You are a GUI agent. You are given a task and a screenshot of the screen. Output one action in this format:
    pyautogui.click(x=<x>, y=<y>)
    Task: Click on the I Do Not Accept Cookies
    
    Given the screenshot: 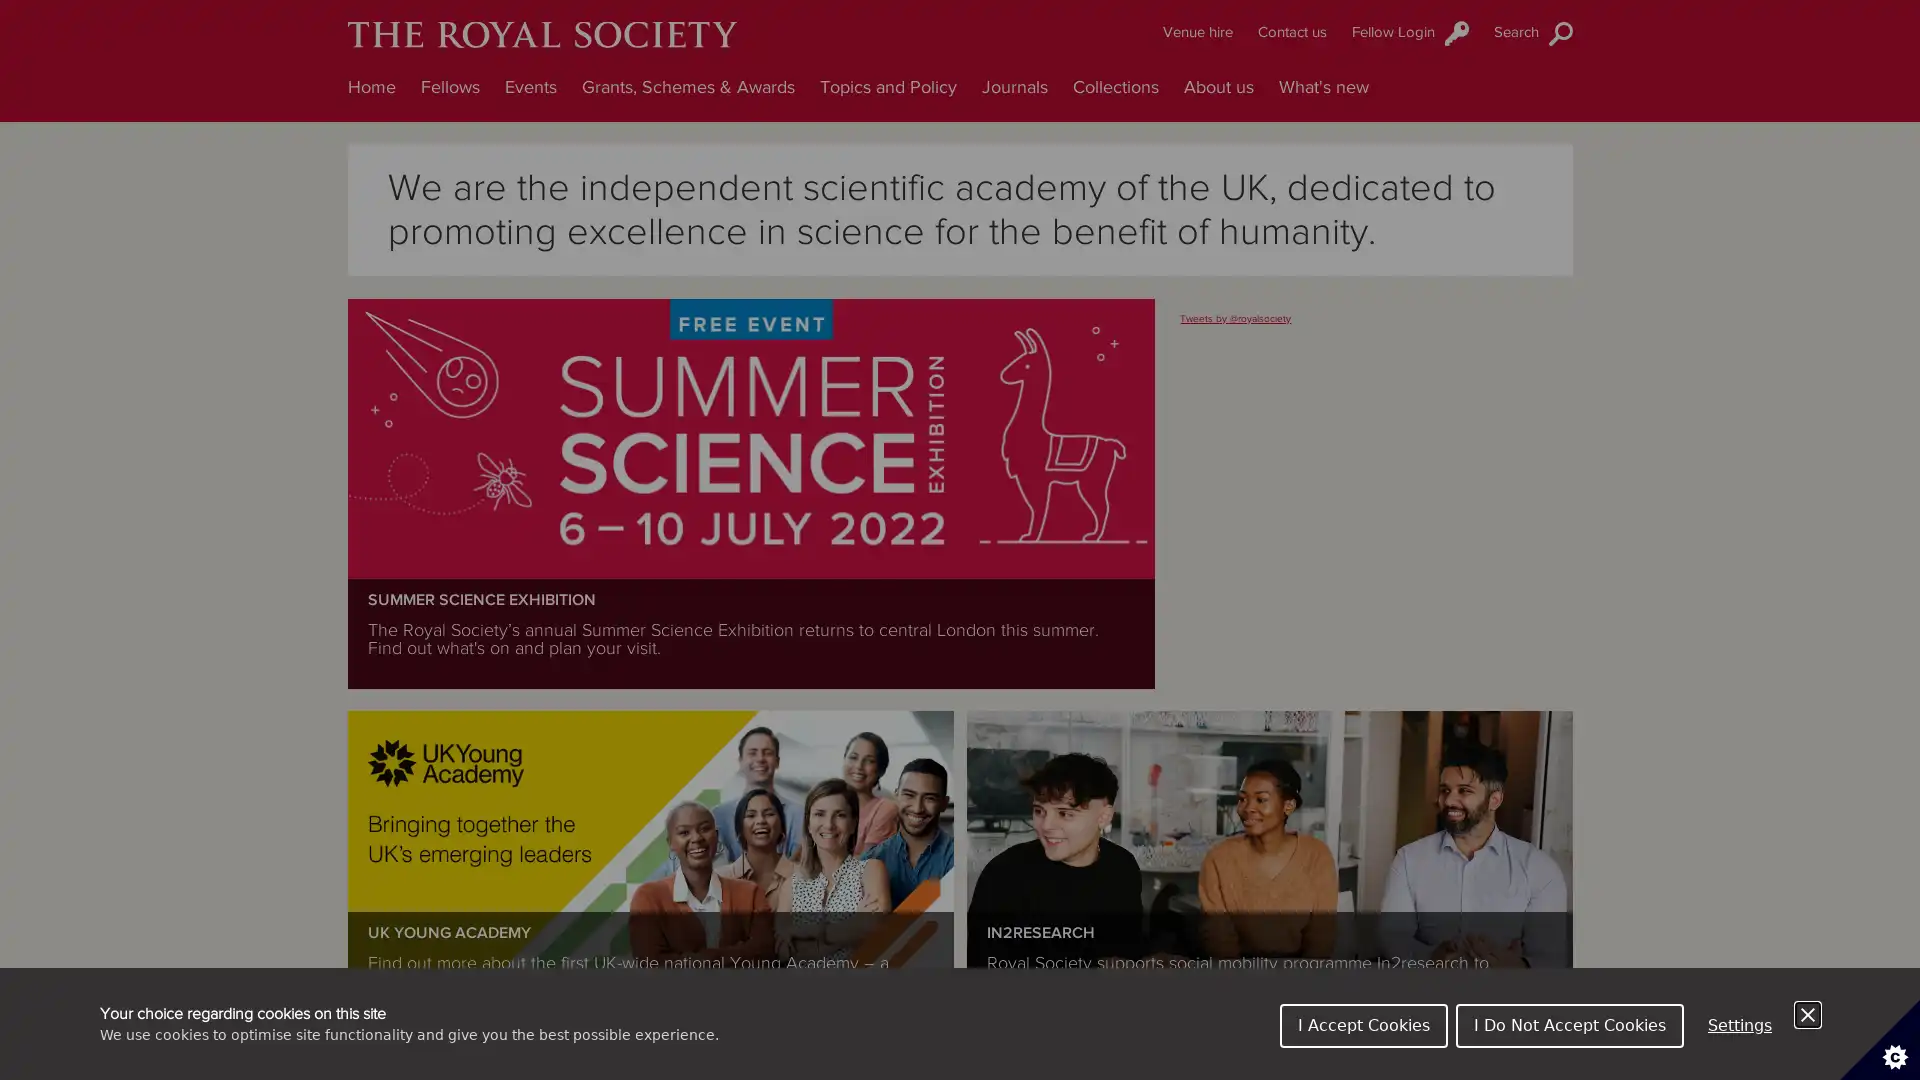 What is the action you would take?
    pyautogui.click(x=1568, y=1026)
    